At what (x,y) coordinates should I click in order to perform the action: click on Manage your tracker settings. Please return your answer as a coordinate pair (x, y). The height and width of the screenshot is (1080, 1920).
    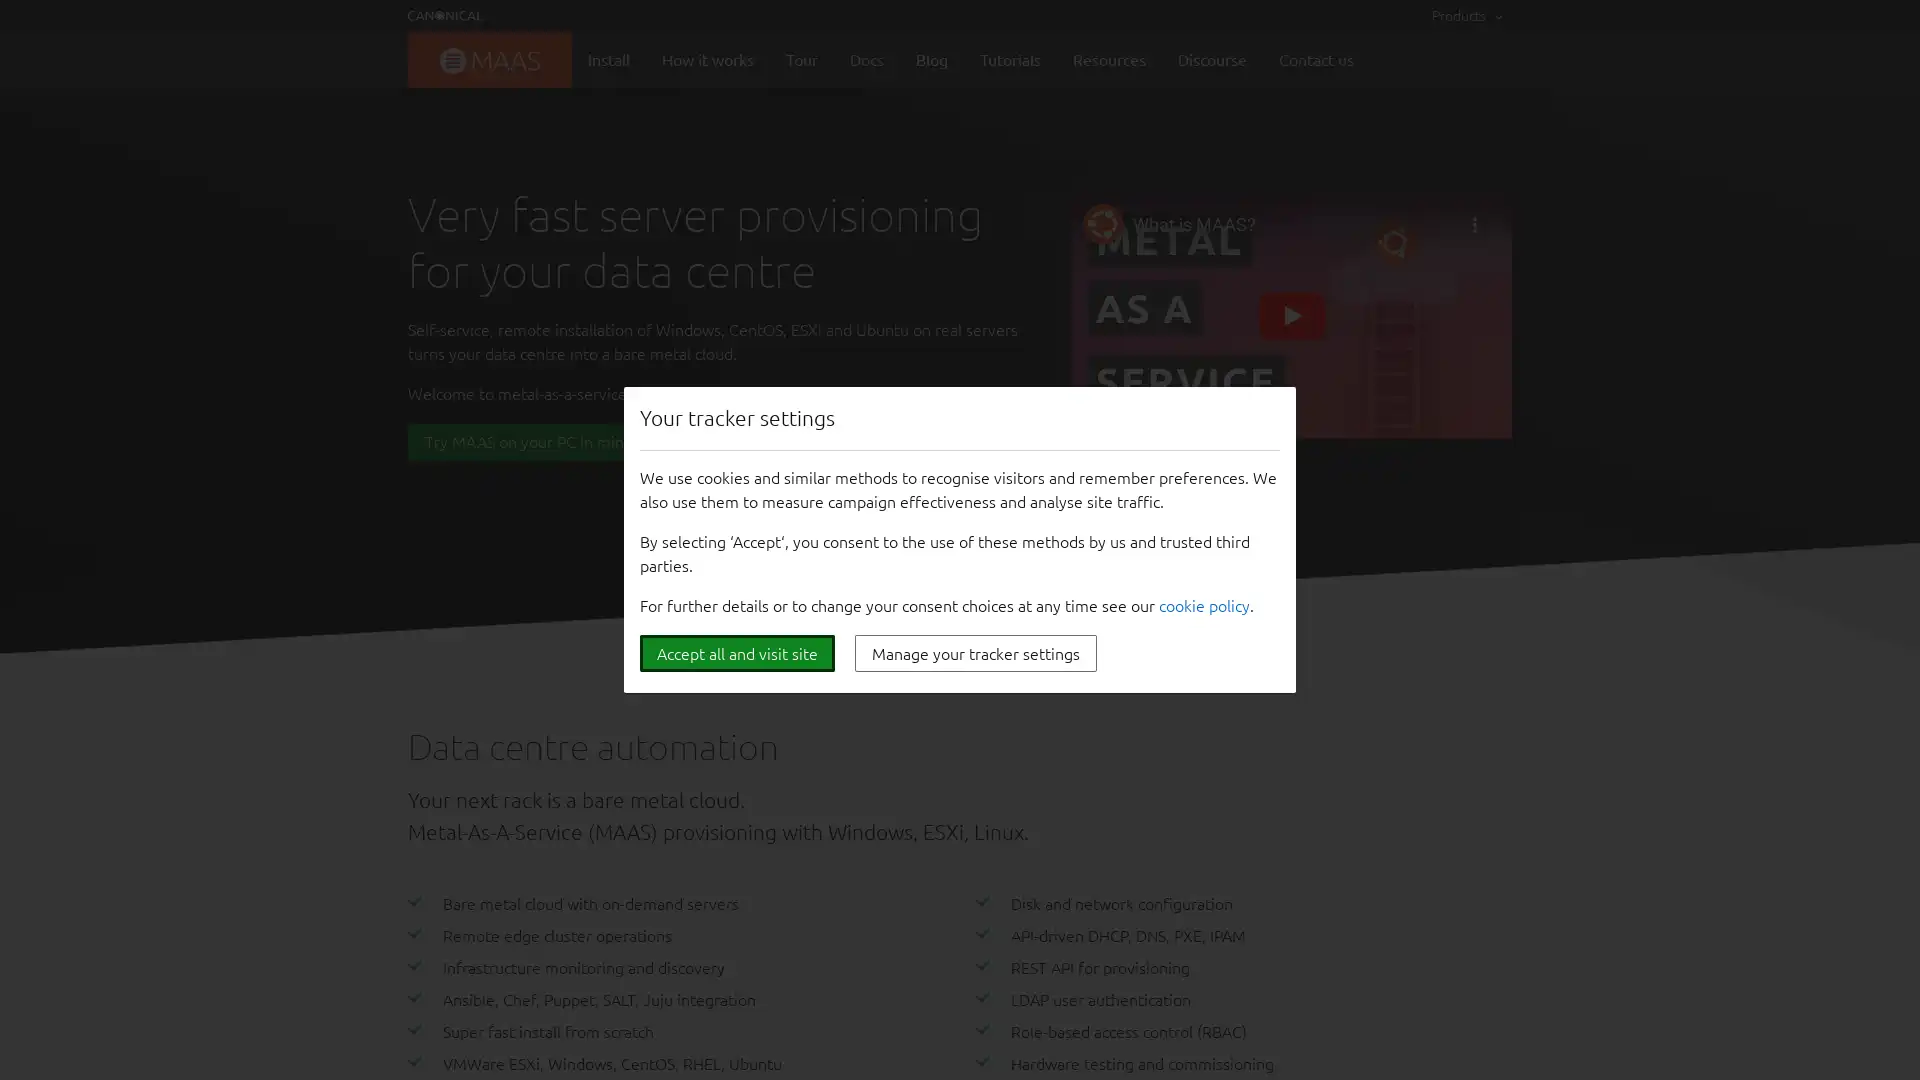
    Looking at the image, I should click on (975, 653).